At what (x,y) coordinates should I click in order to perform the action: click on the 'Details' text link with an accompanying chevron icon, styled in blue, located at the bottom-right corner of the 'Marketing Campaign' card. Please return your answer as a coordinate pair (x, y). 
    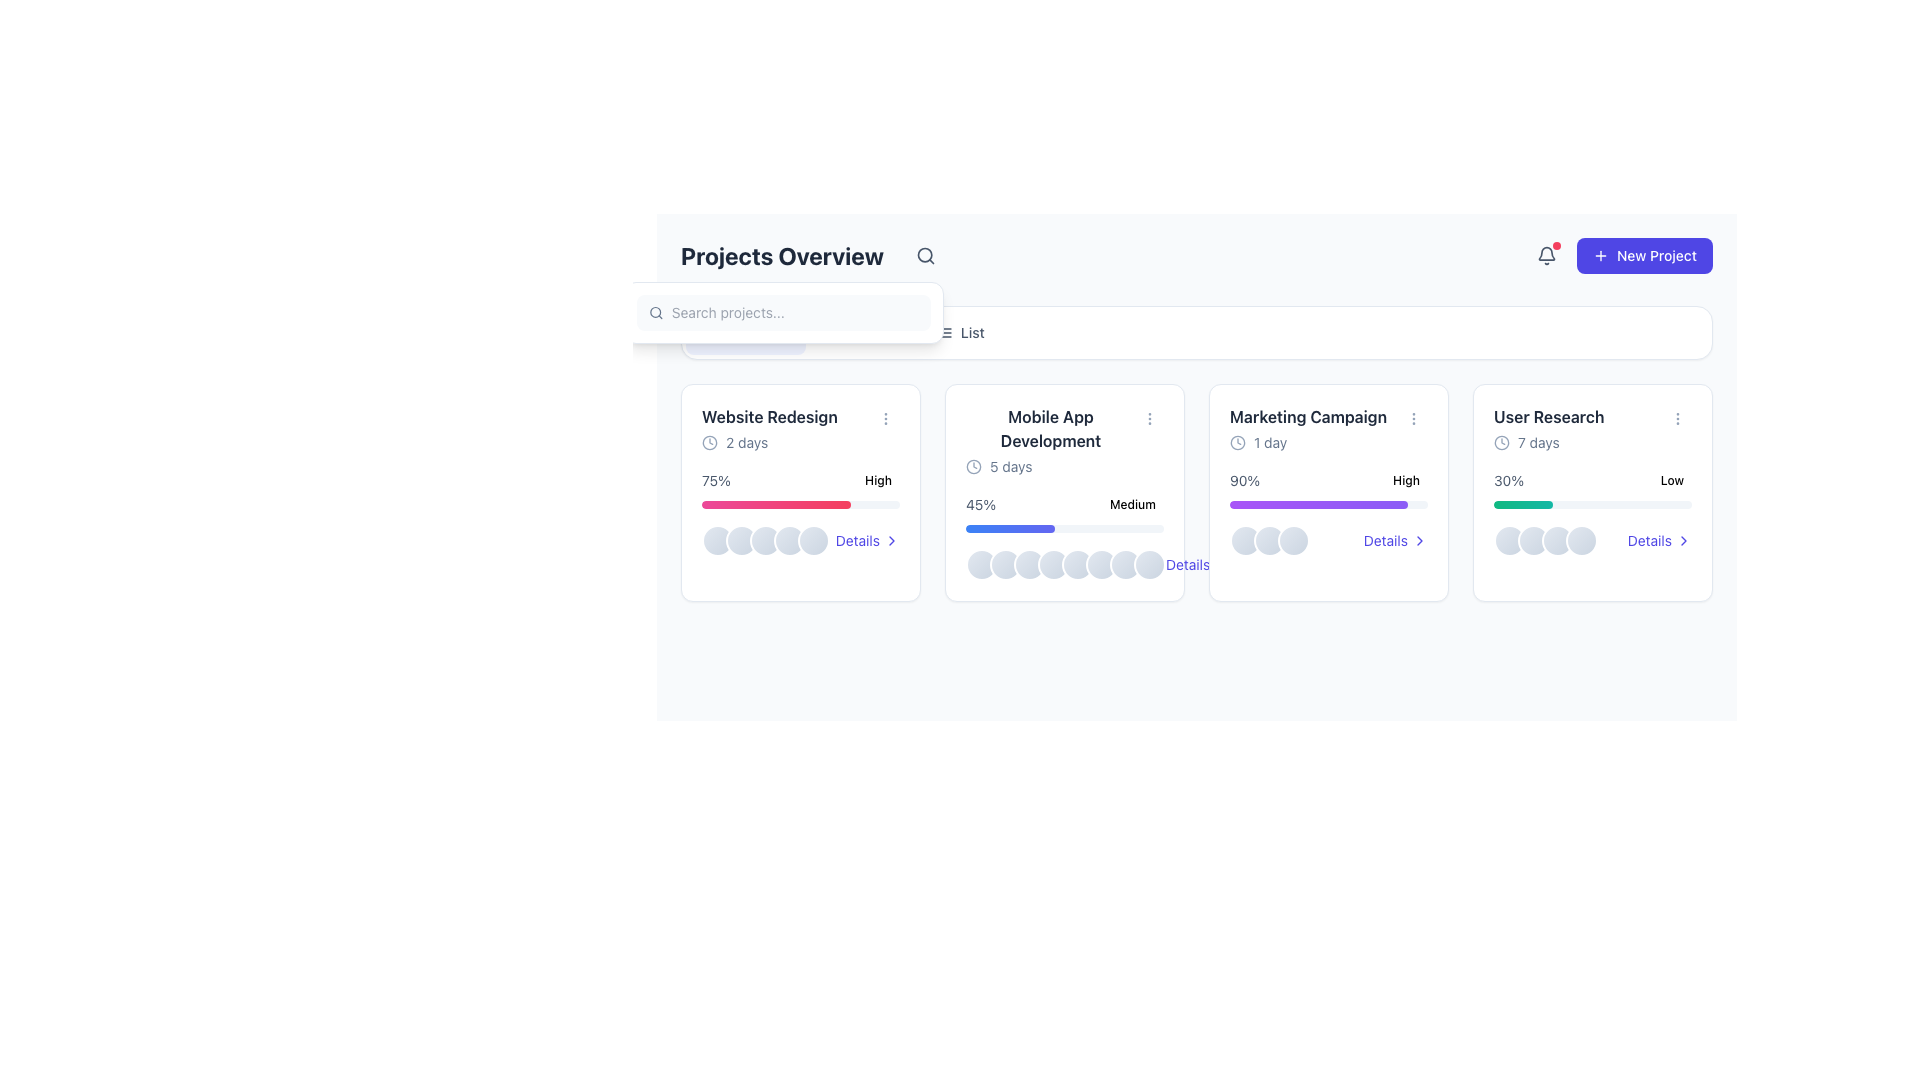
    Looking at the image, I should click on (1394, 540).